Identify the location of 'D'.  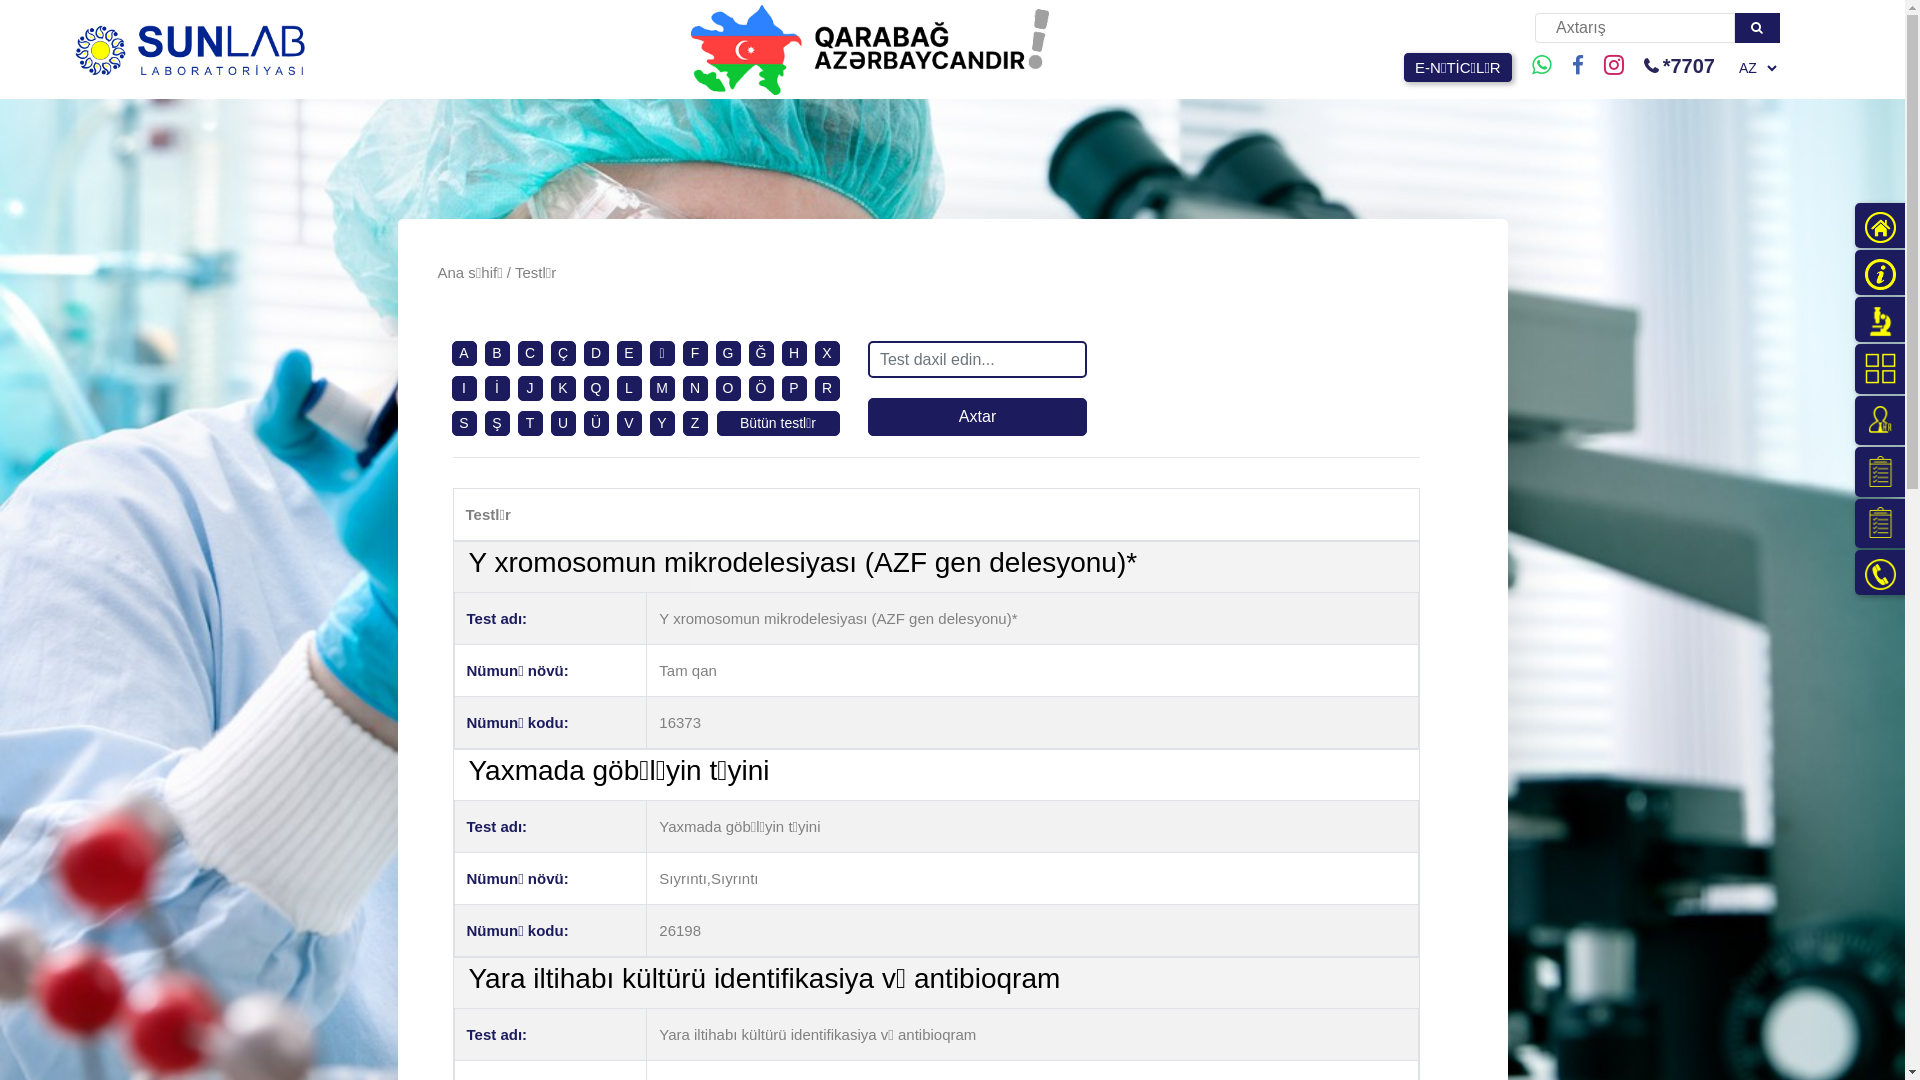
(594, 352).